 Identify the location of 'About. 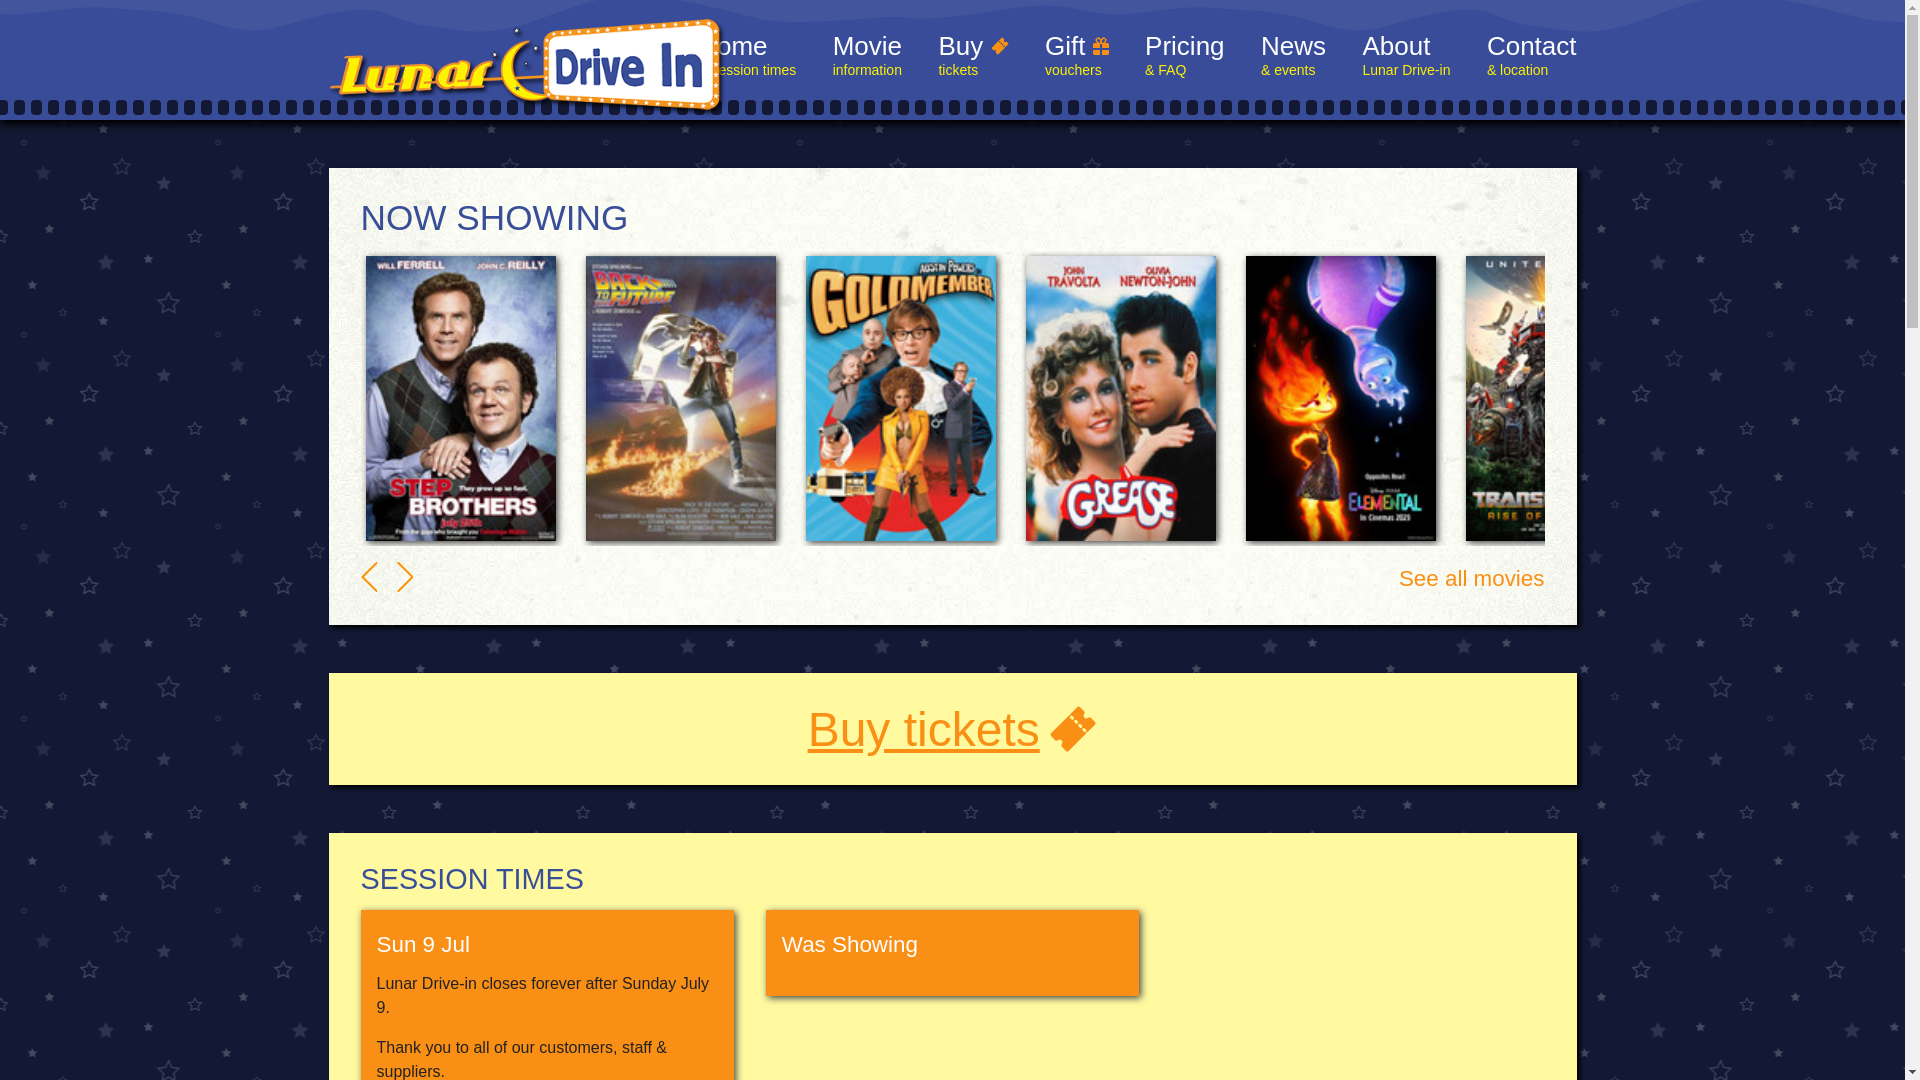
(1405, 56).